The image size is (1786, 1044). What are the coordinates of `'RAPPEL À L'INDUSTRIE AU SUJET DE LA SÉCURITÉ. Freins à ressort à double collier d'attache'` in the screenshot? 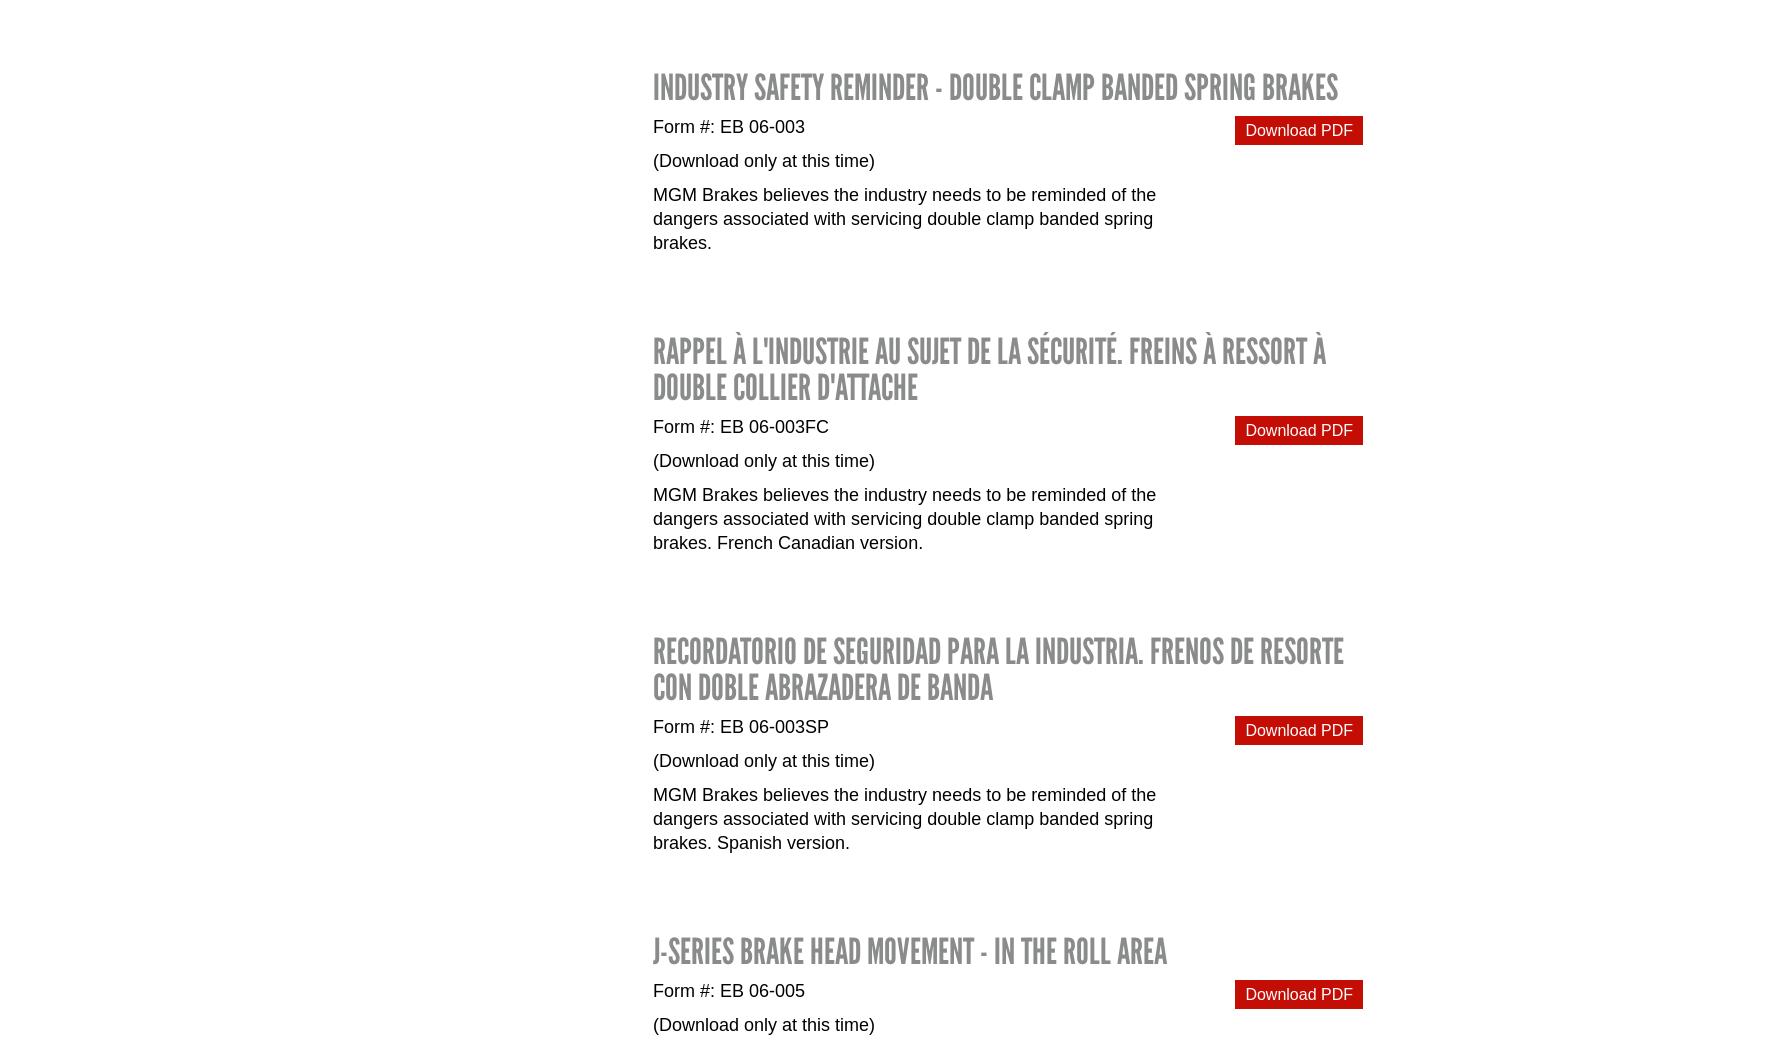 It's located at (989, 369).